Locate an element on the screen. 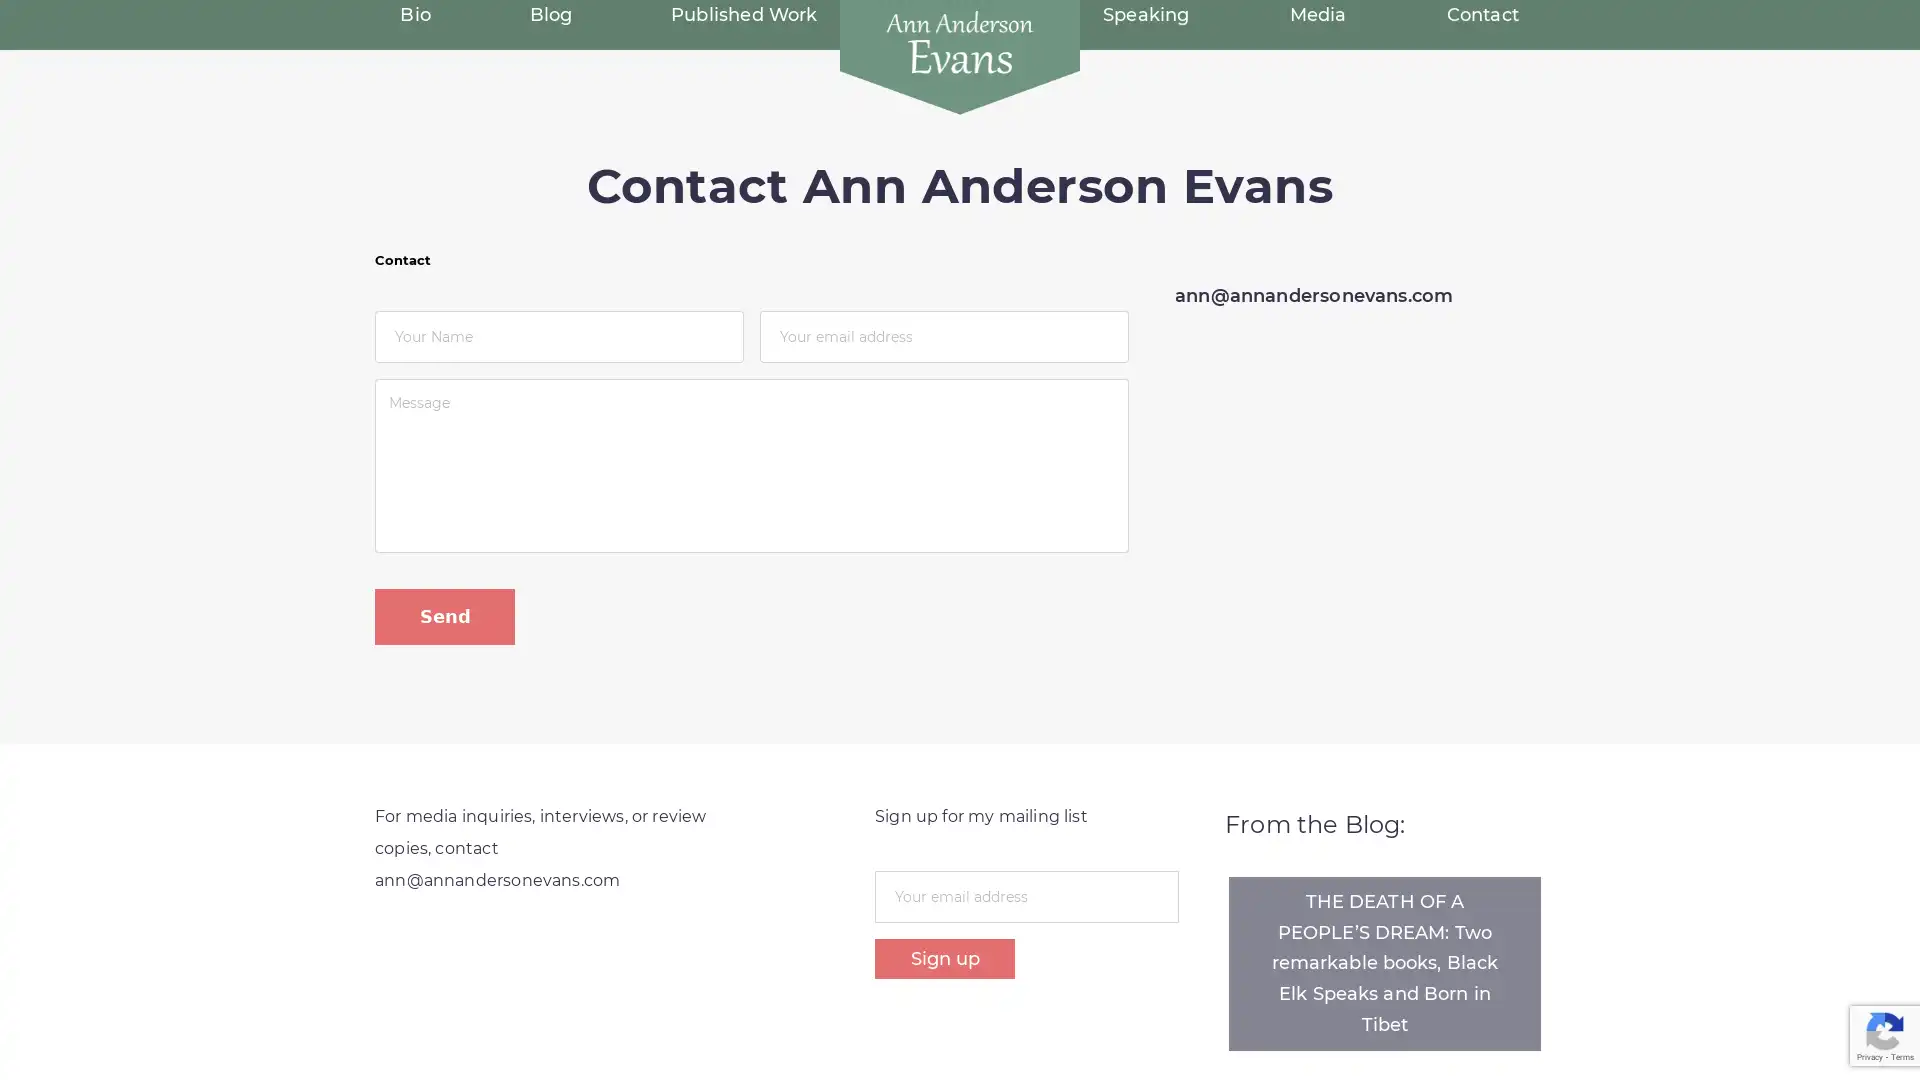  Send is located at coordinates (444, 615).